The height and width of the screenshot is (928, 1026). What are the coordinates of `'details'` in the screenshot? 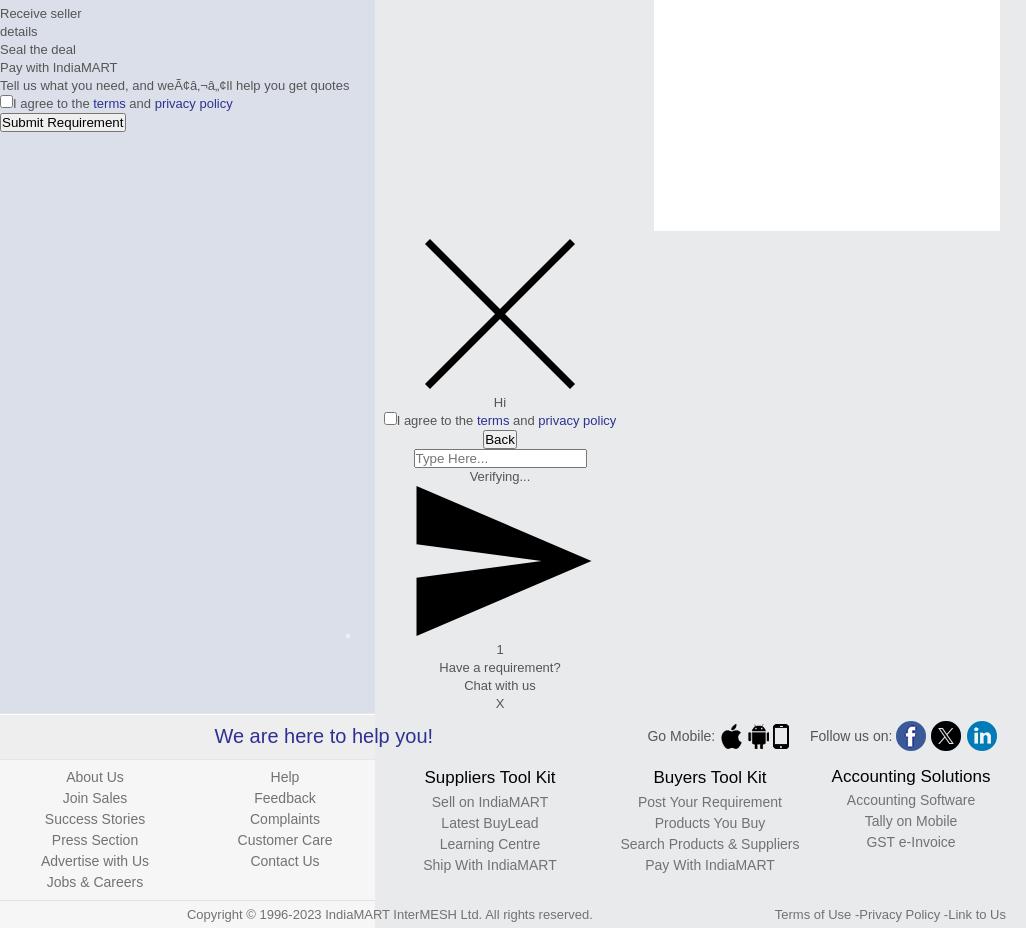 It's located at (18, 30).